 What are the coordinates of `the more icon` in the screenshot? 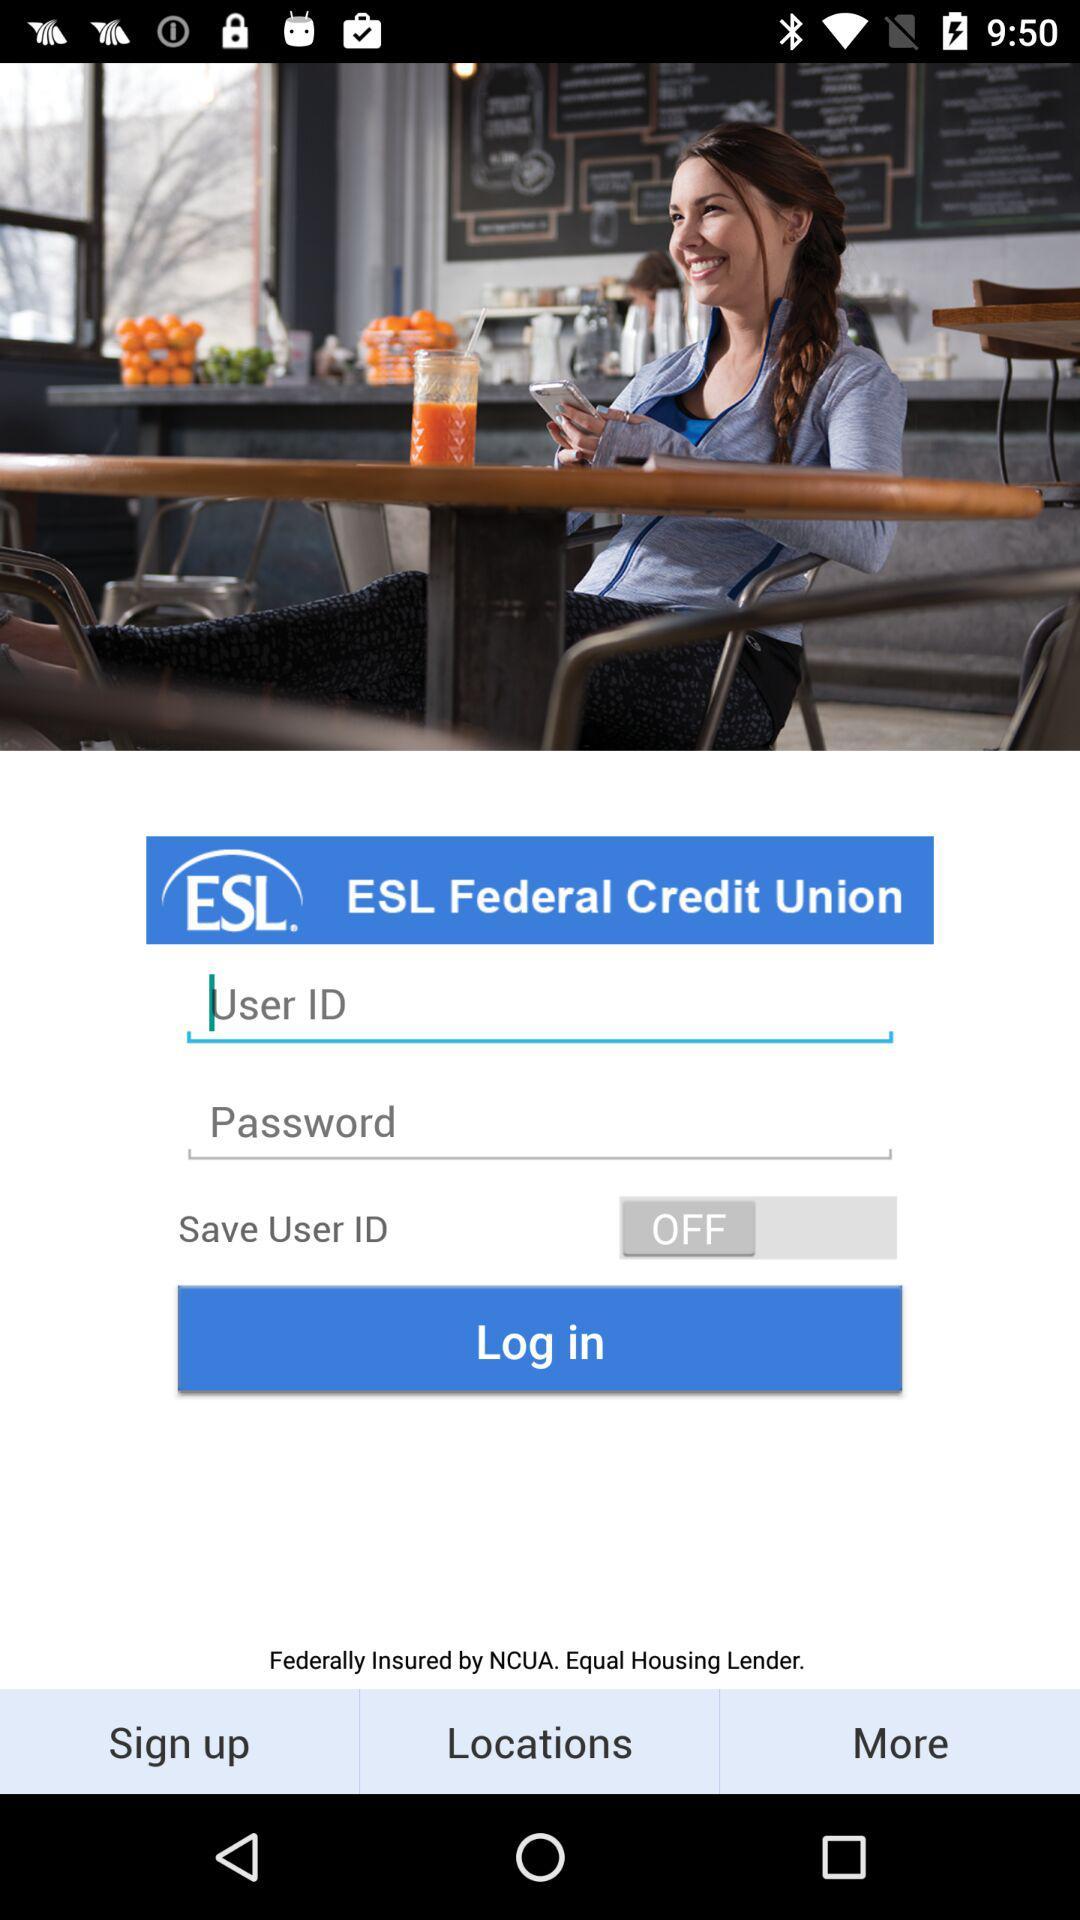 It's located at (898, 1740).